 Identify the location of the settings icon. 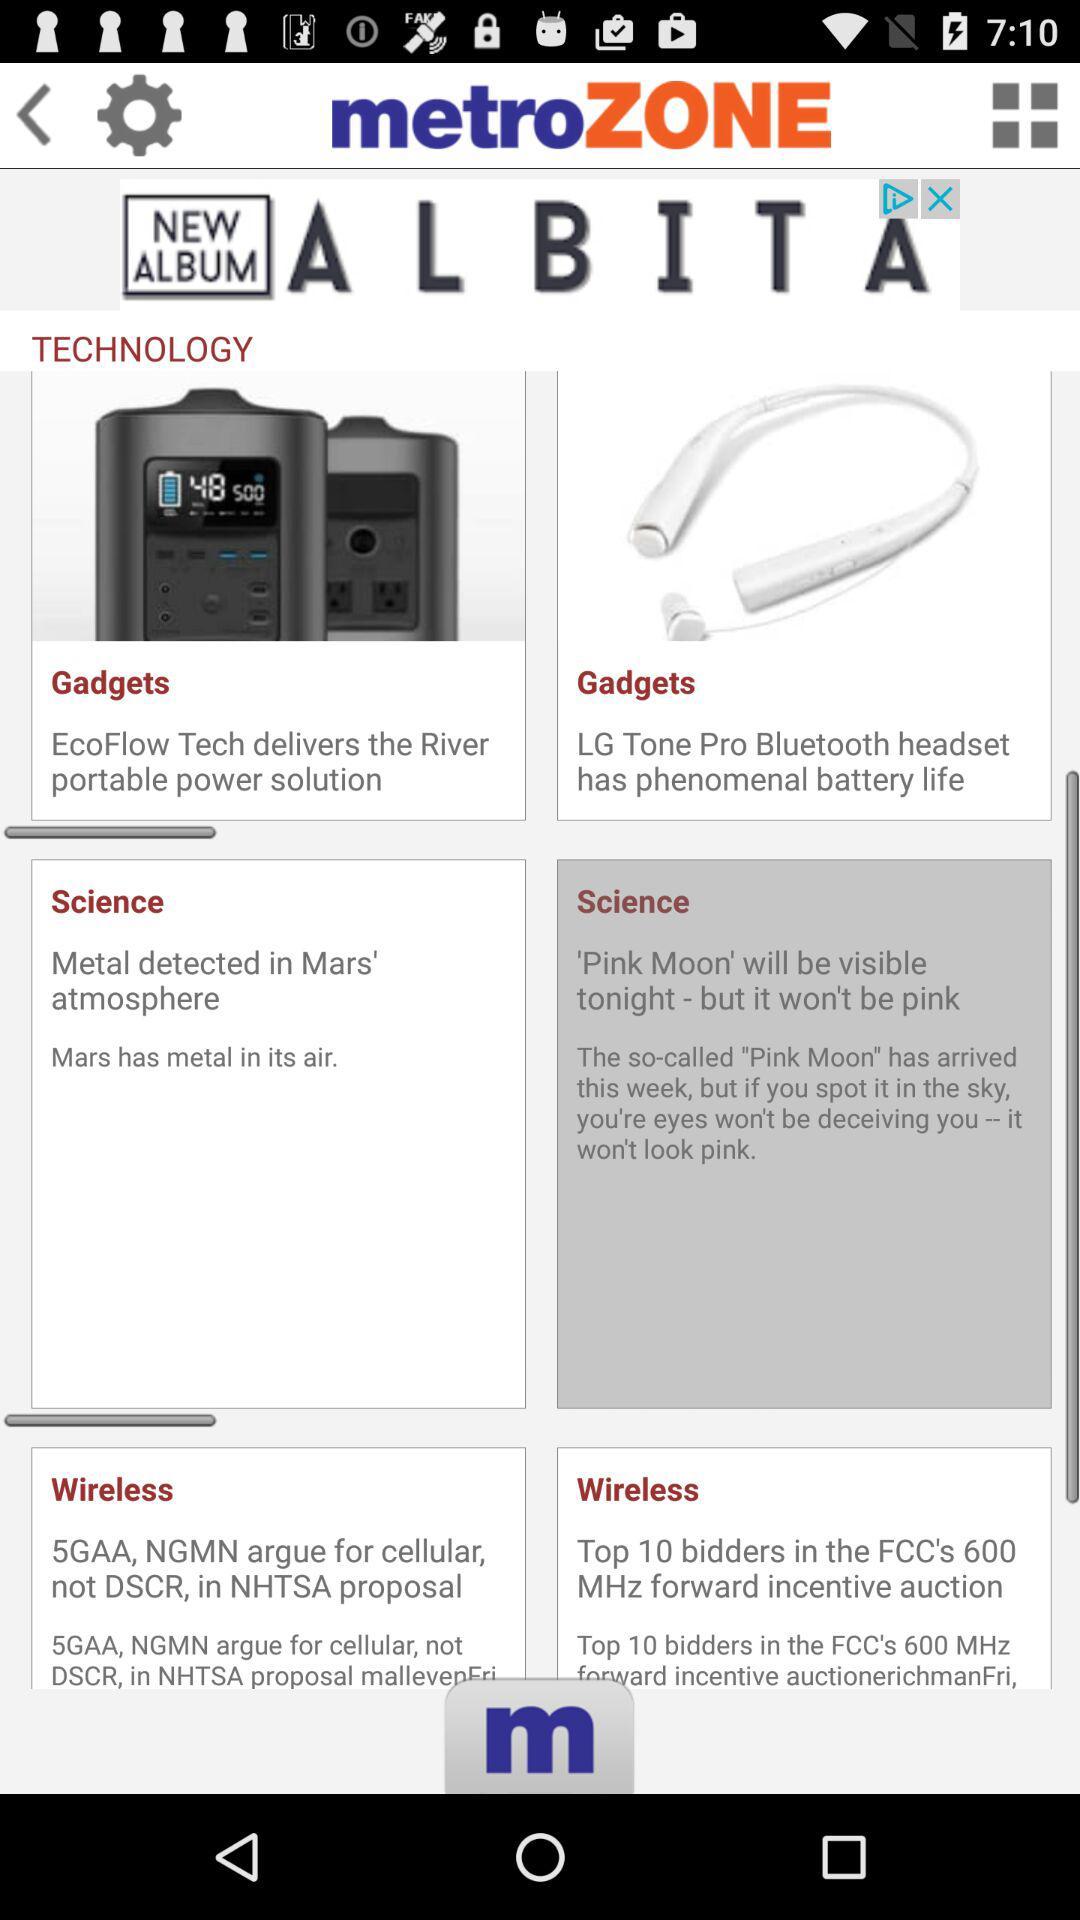
(138, 122).